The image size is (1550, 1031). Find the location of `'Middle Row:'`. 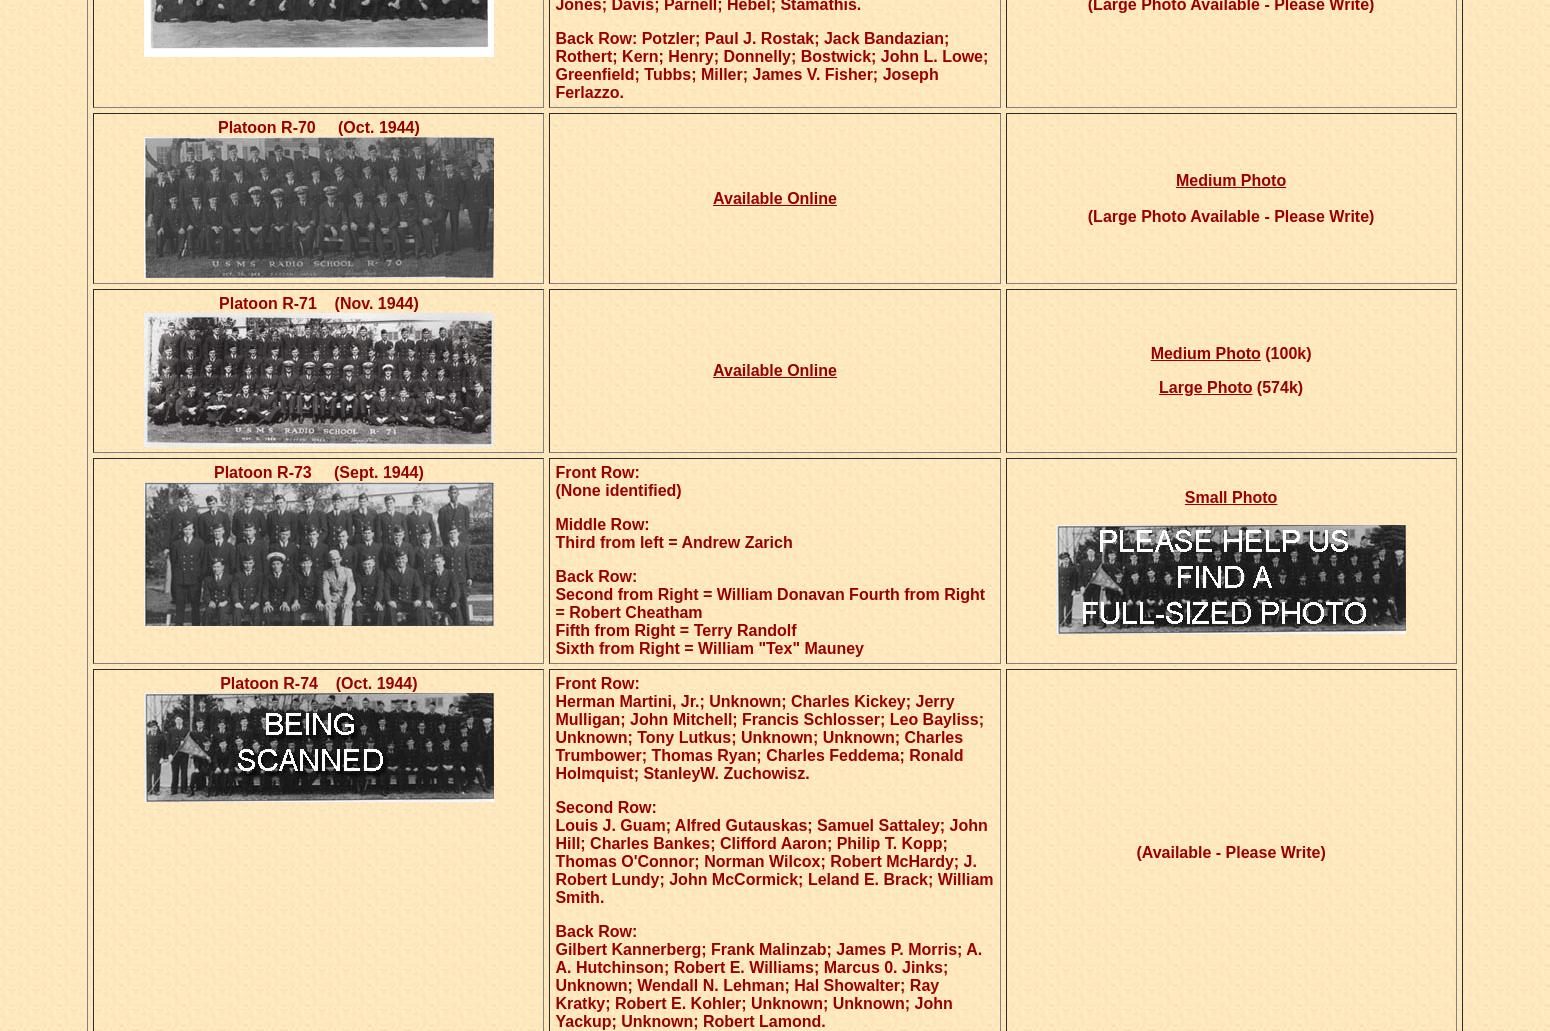

'Middle Row:' is located at coordinates (602, 523).